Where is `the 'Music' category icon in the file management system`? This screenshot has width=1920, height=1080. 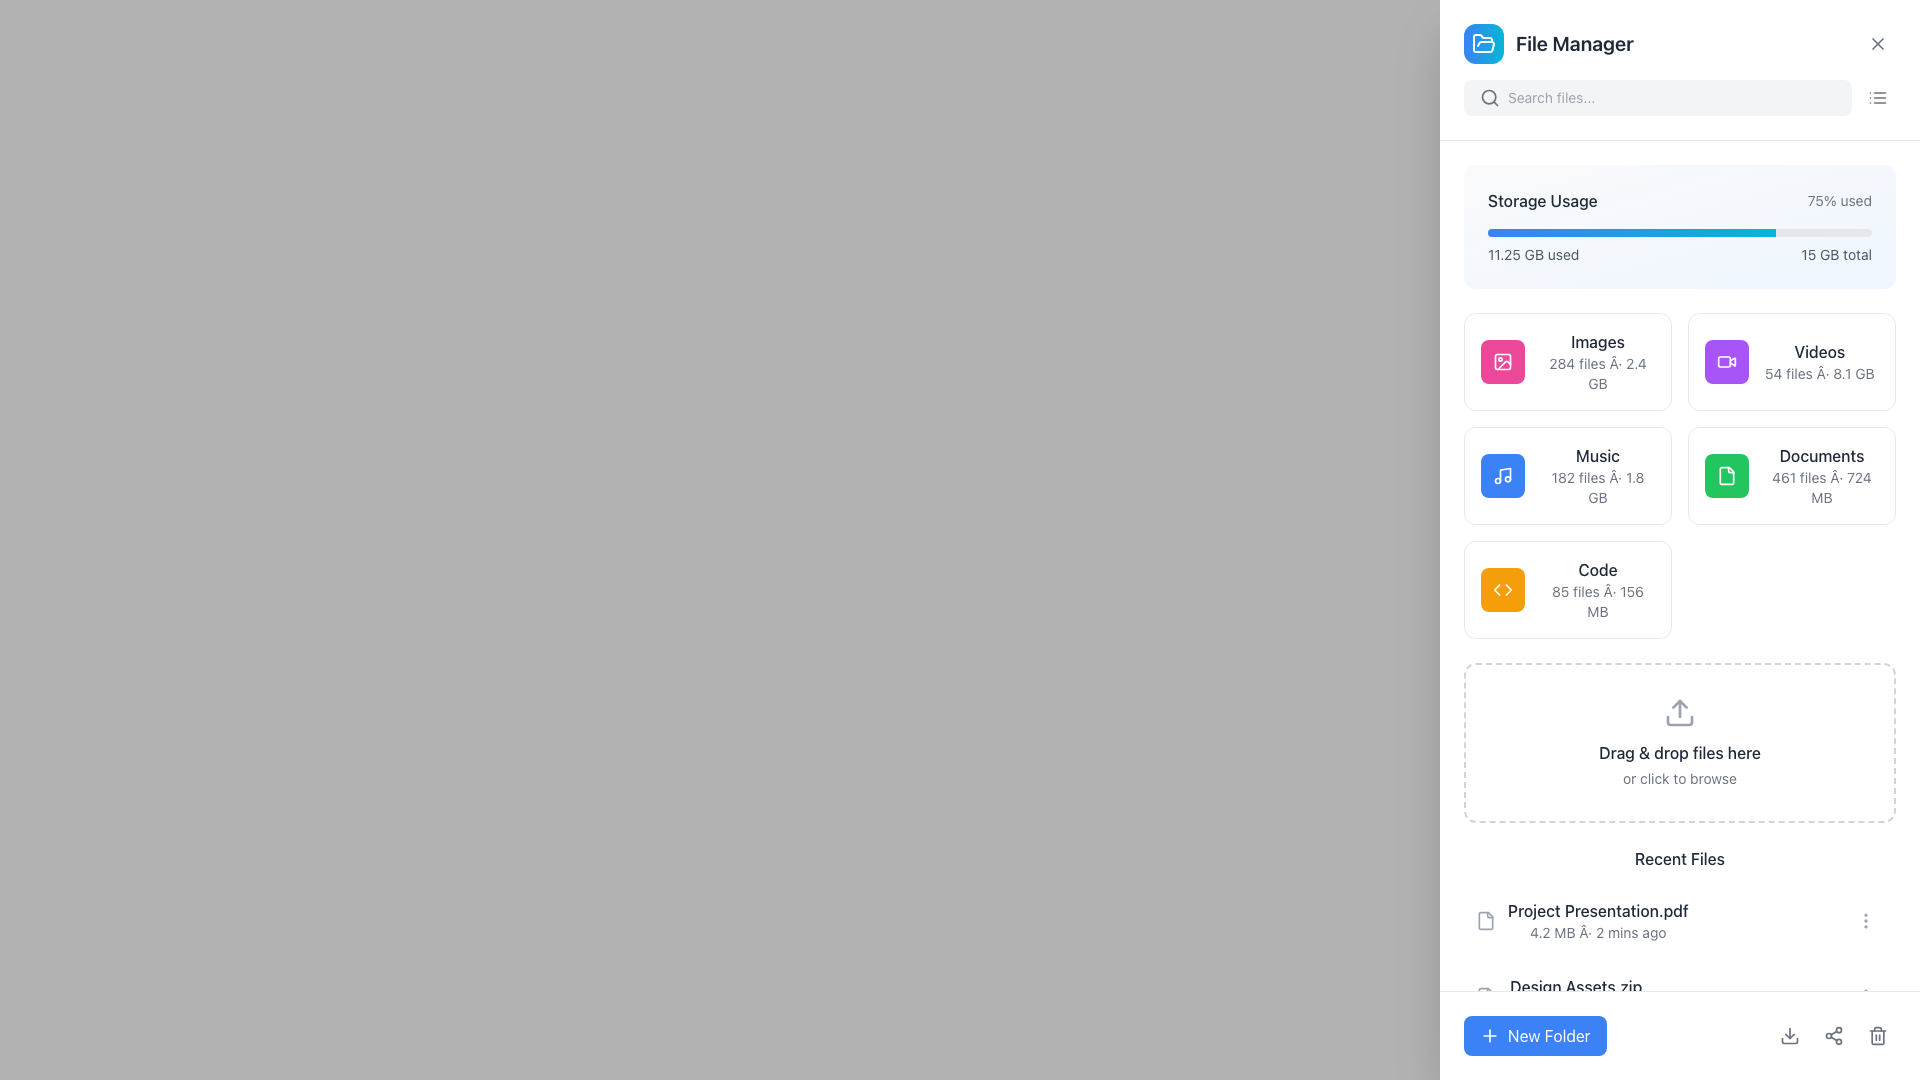
the 'Music' category icon in the file management system is located at coordinates (1502, 475).